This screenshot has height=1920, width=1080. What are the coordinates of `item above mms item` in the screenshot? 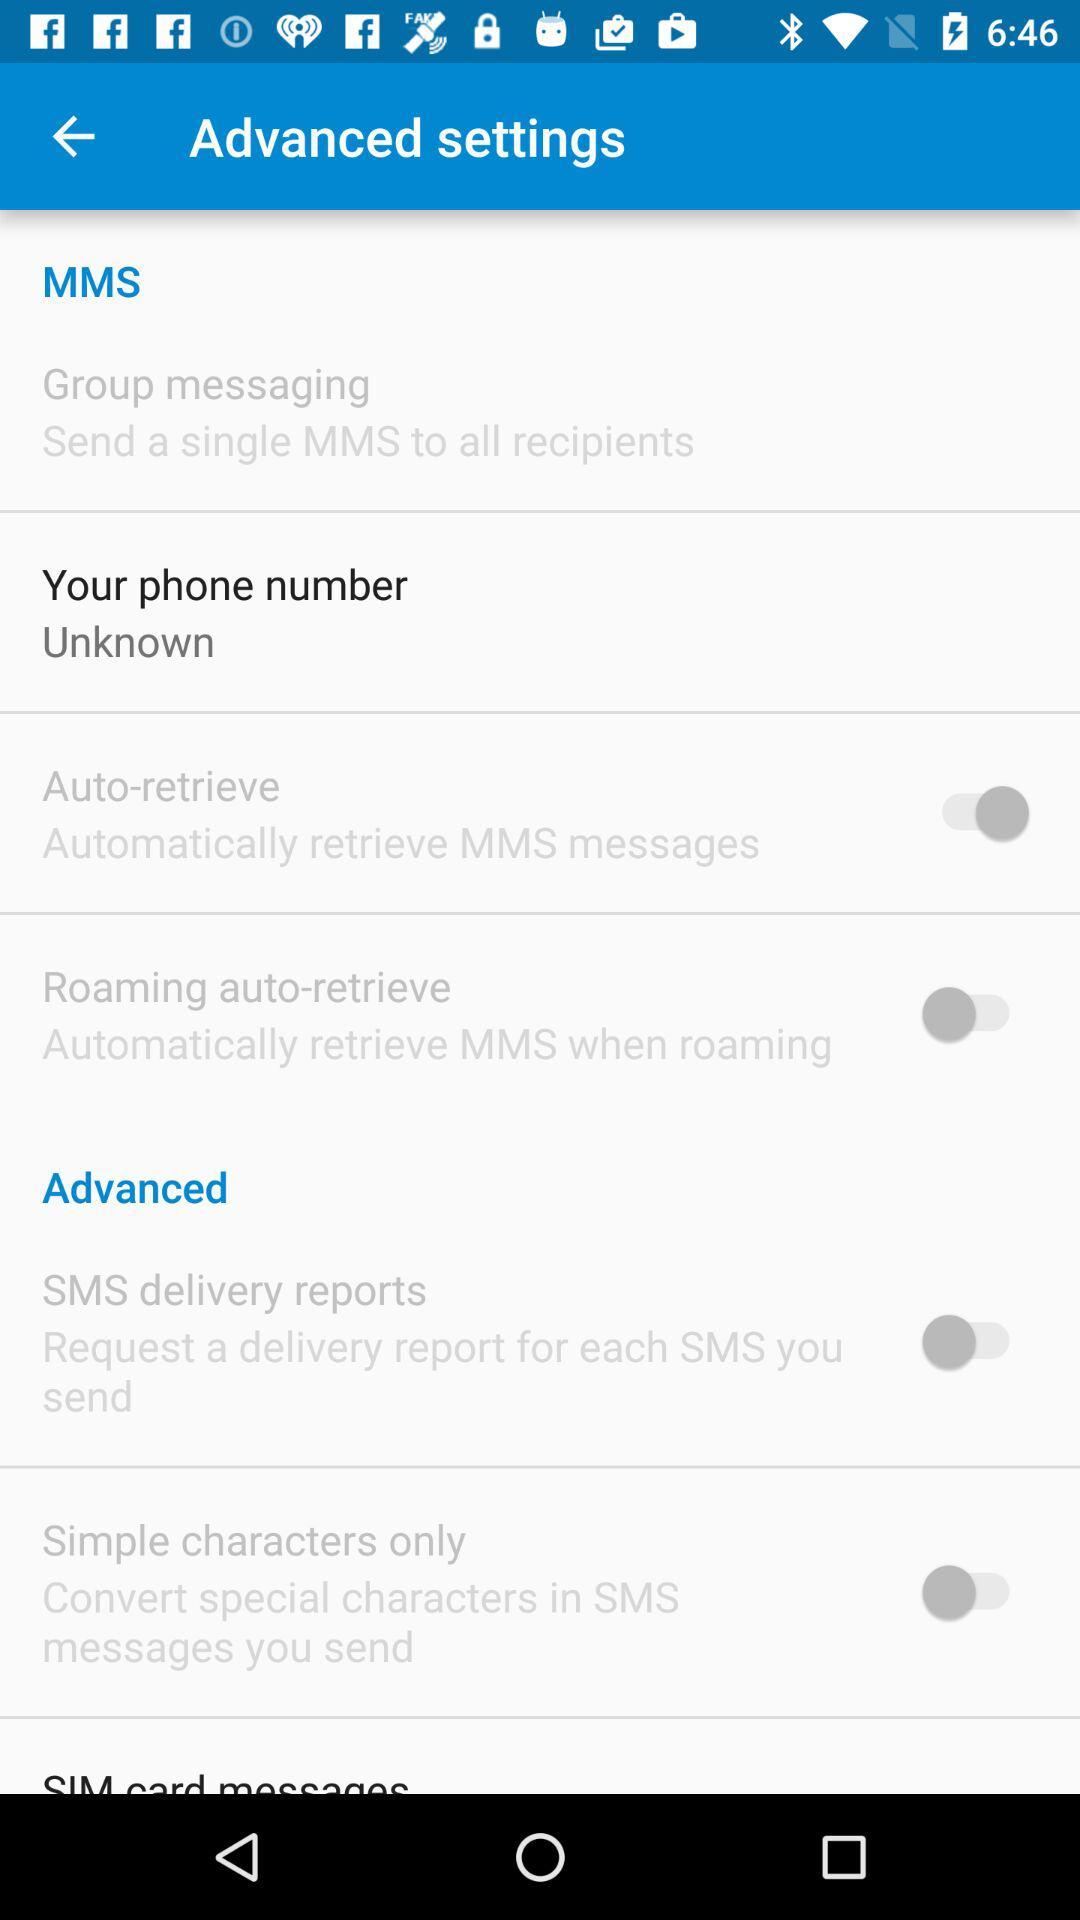 It's located at (72, 135).